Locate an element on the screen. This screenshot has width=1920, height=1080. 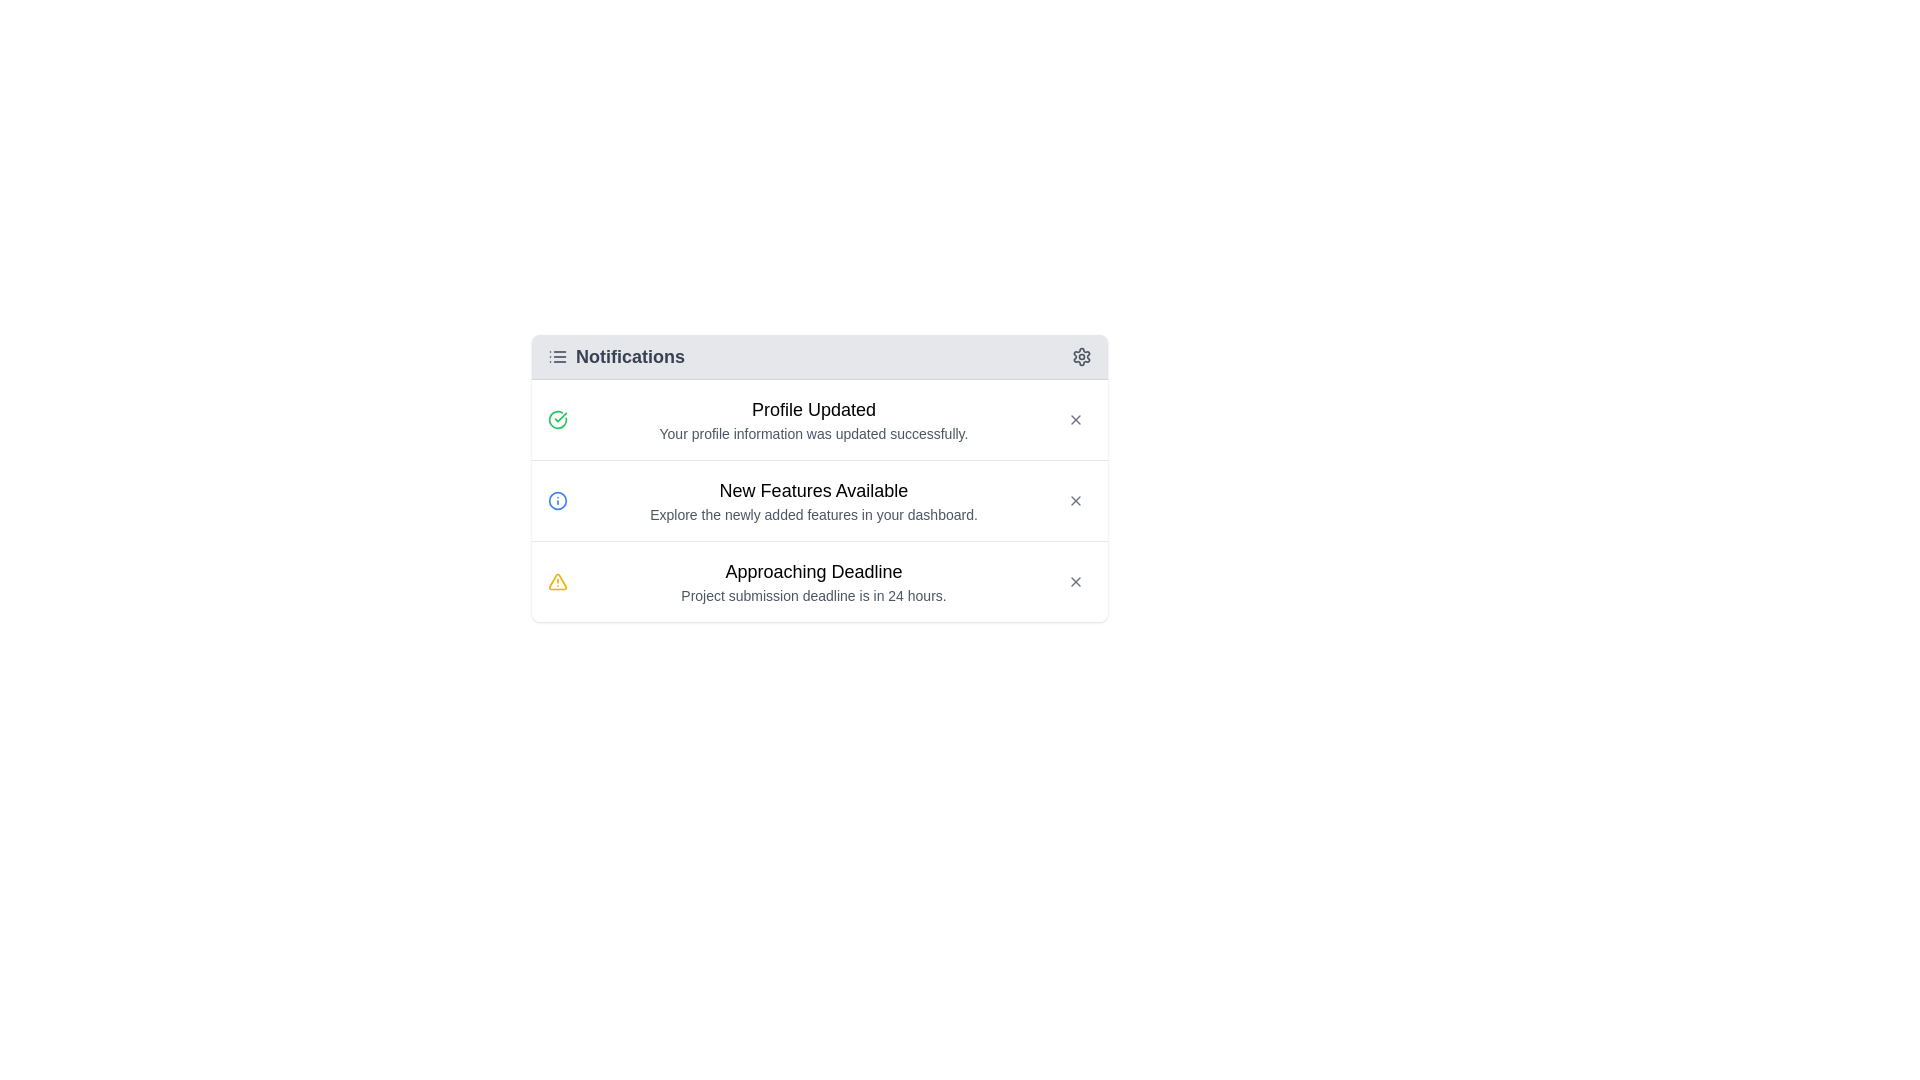
the cogwheel-shaped icon in the top-right corner of the notification panel is located at coordinates (1080, 356).